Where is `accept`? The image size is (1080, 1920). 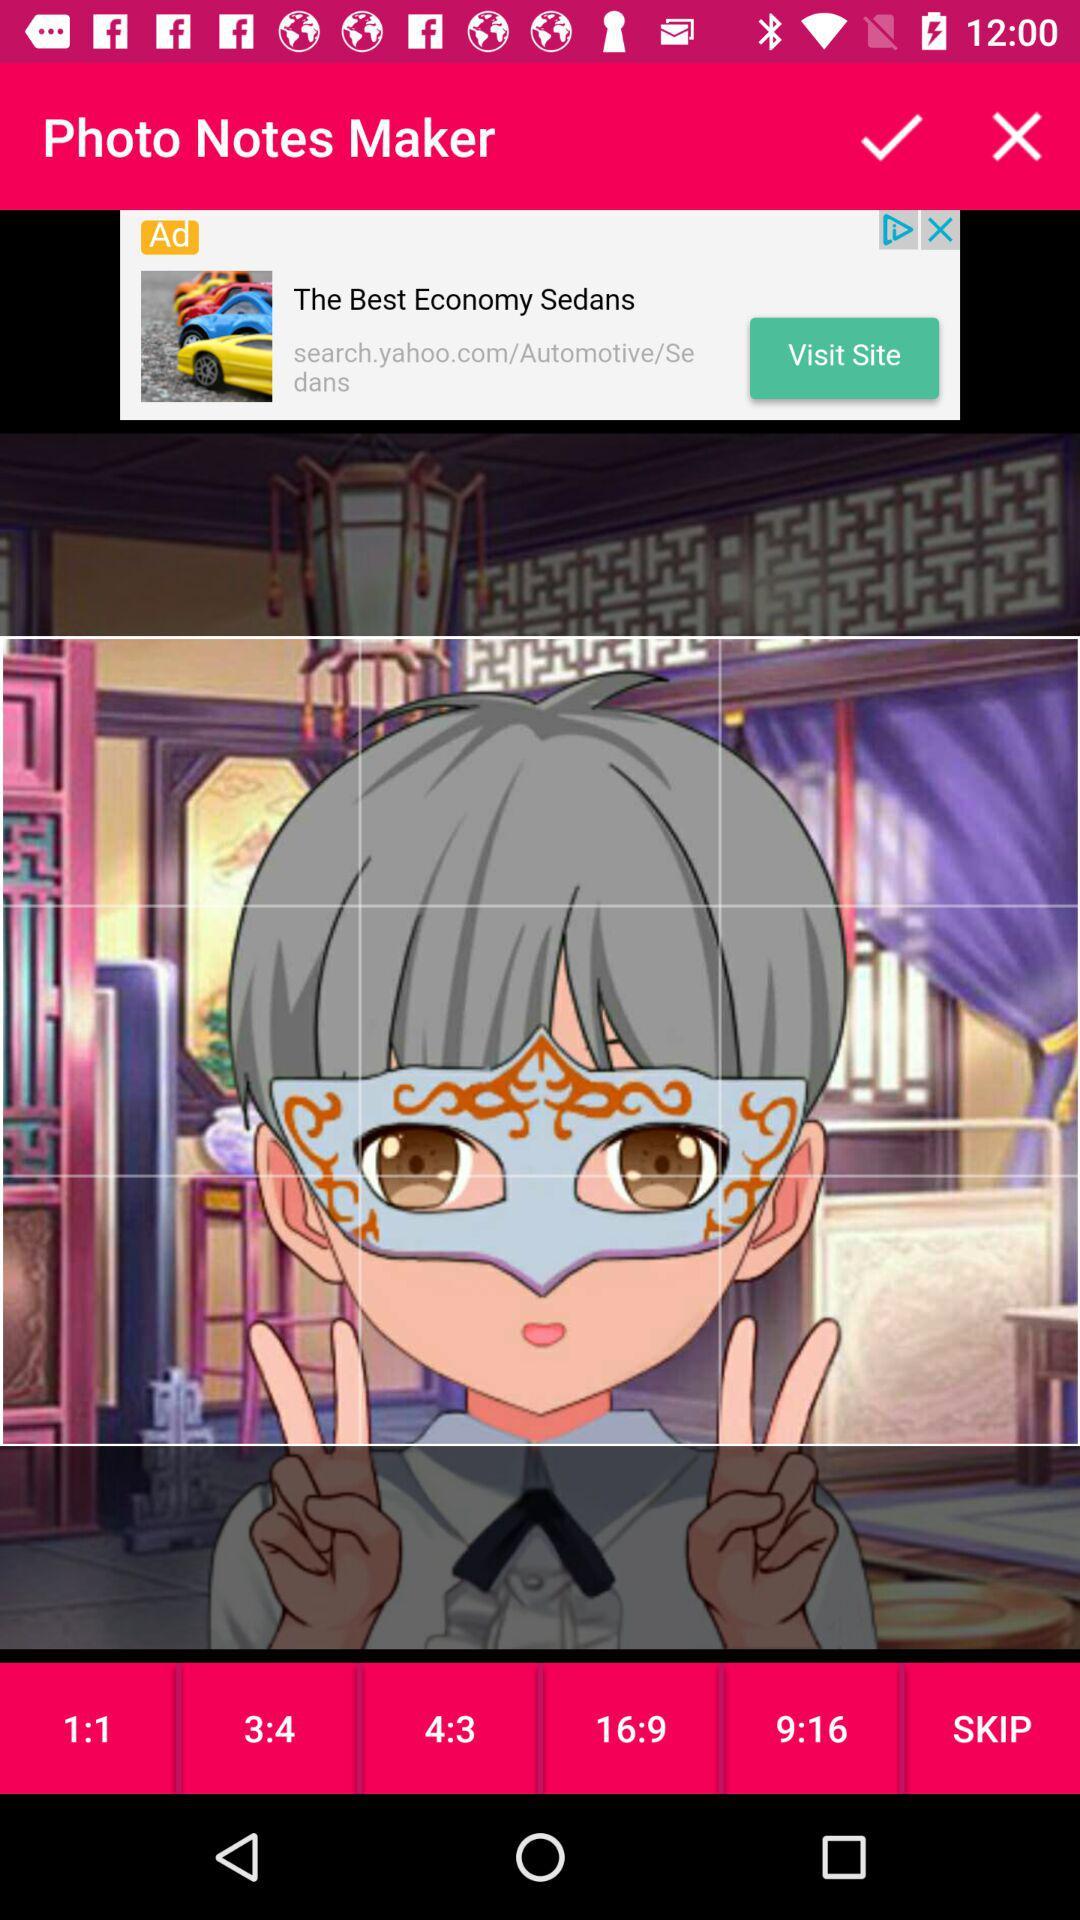
accept is located at coordinates (890, 135).